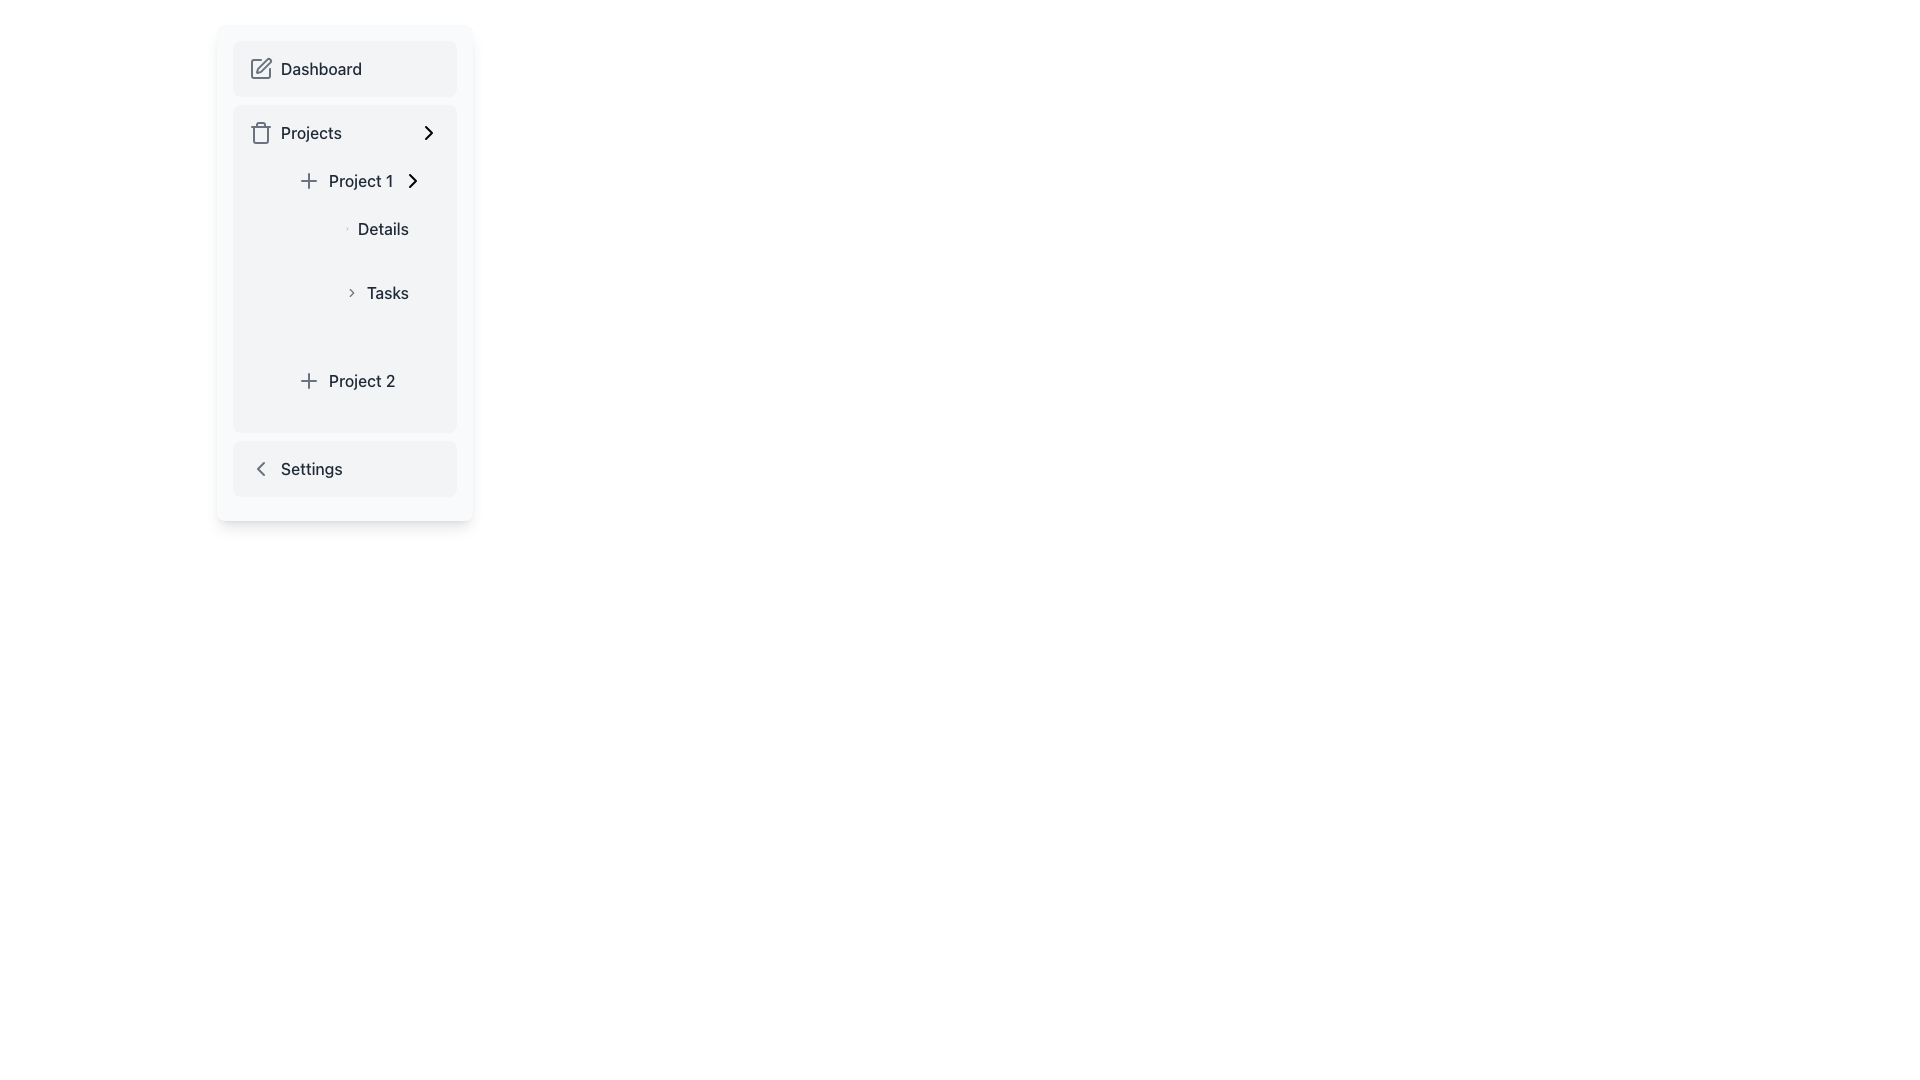 The height and width of the screenshot is (1080, 1920). What do you see at coordinates (360, 381) in the screenshot?
I see `the List Item labeled 'Project 2' in the vertical navigation menu` at bounding box center [360, 381].